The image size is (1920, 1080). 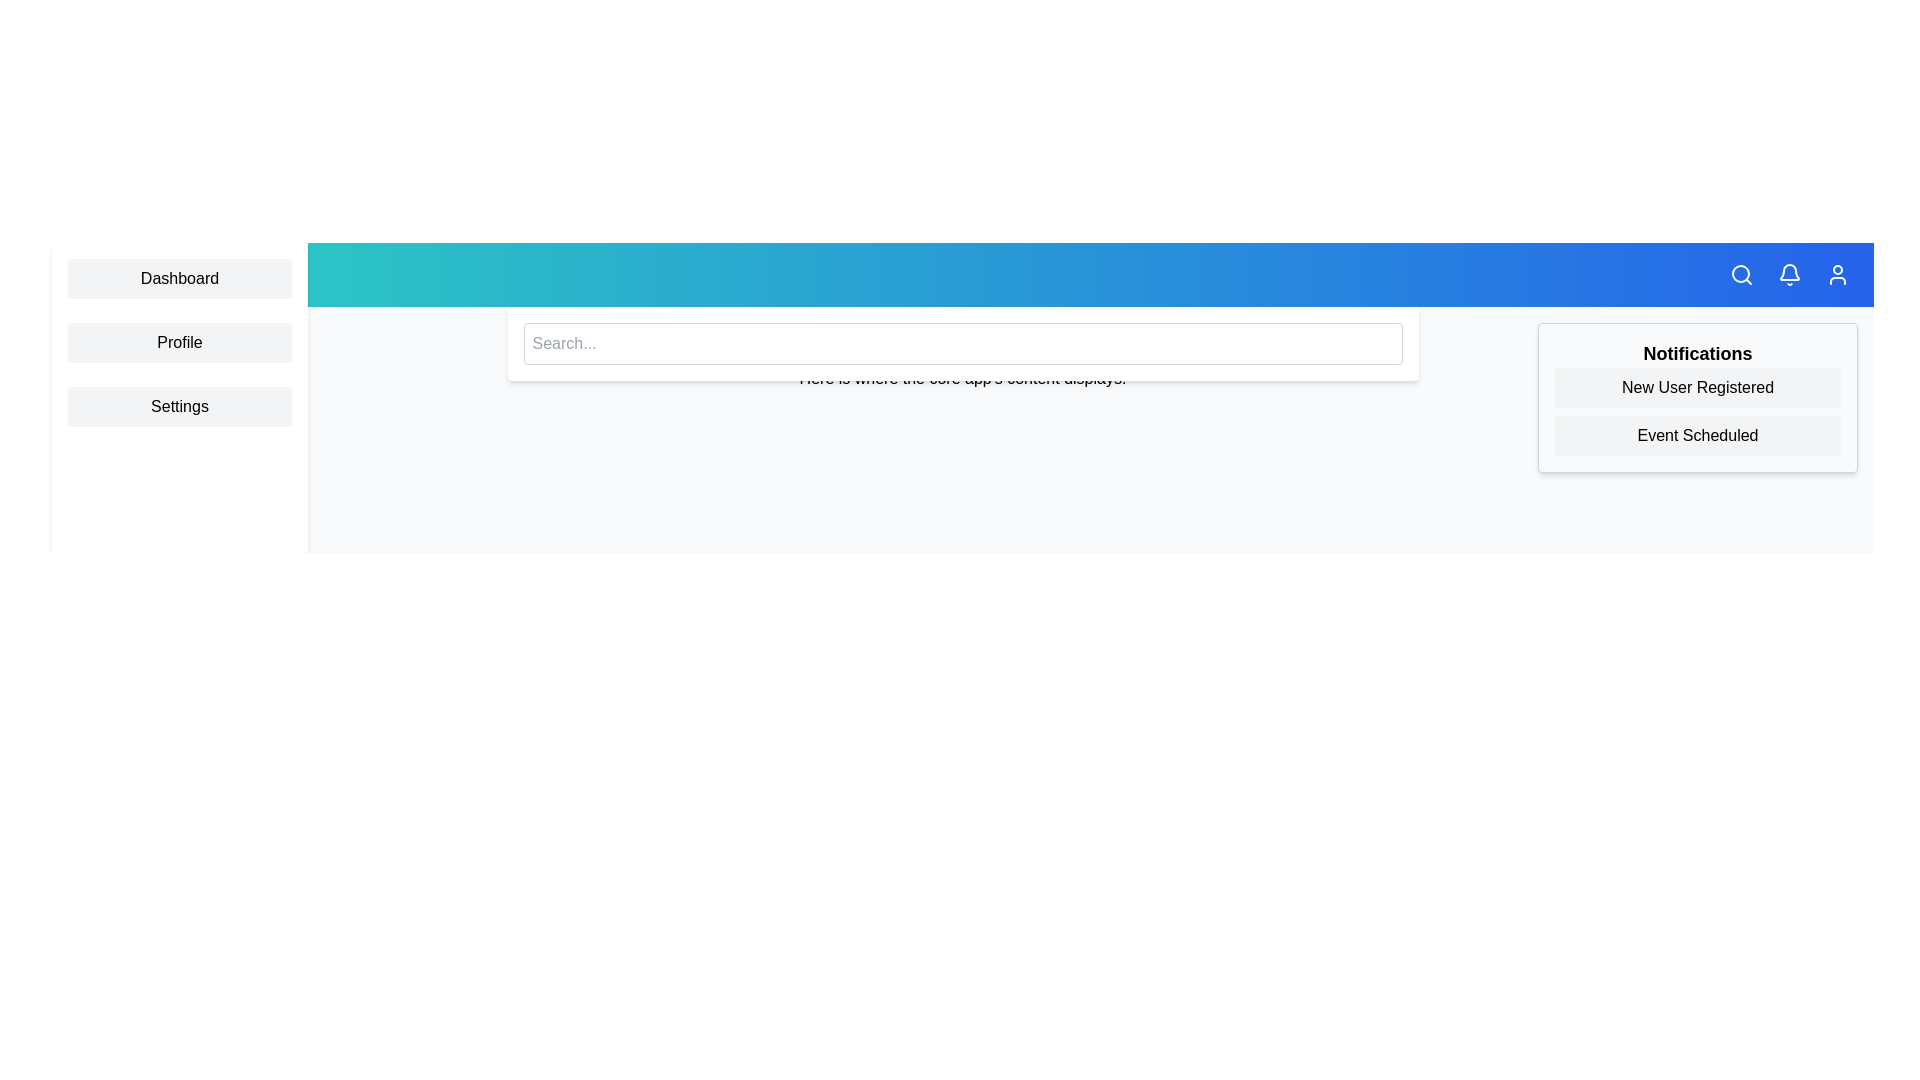 I want to click on the first Hyperlink button in the sidebar, so click(x=180, y=278).